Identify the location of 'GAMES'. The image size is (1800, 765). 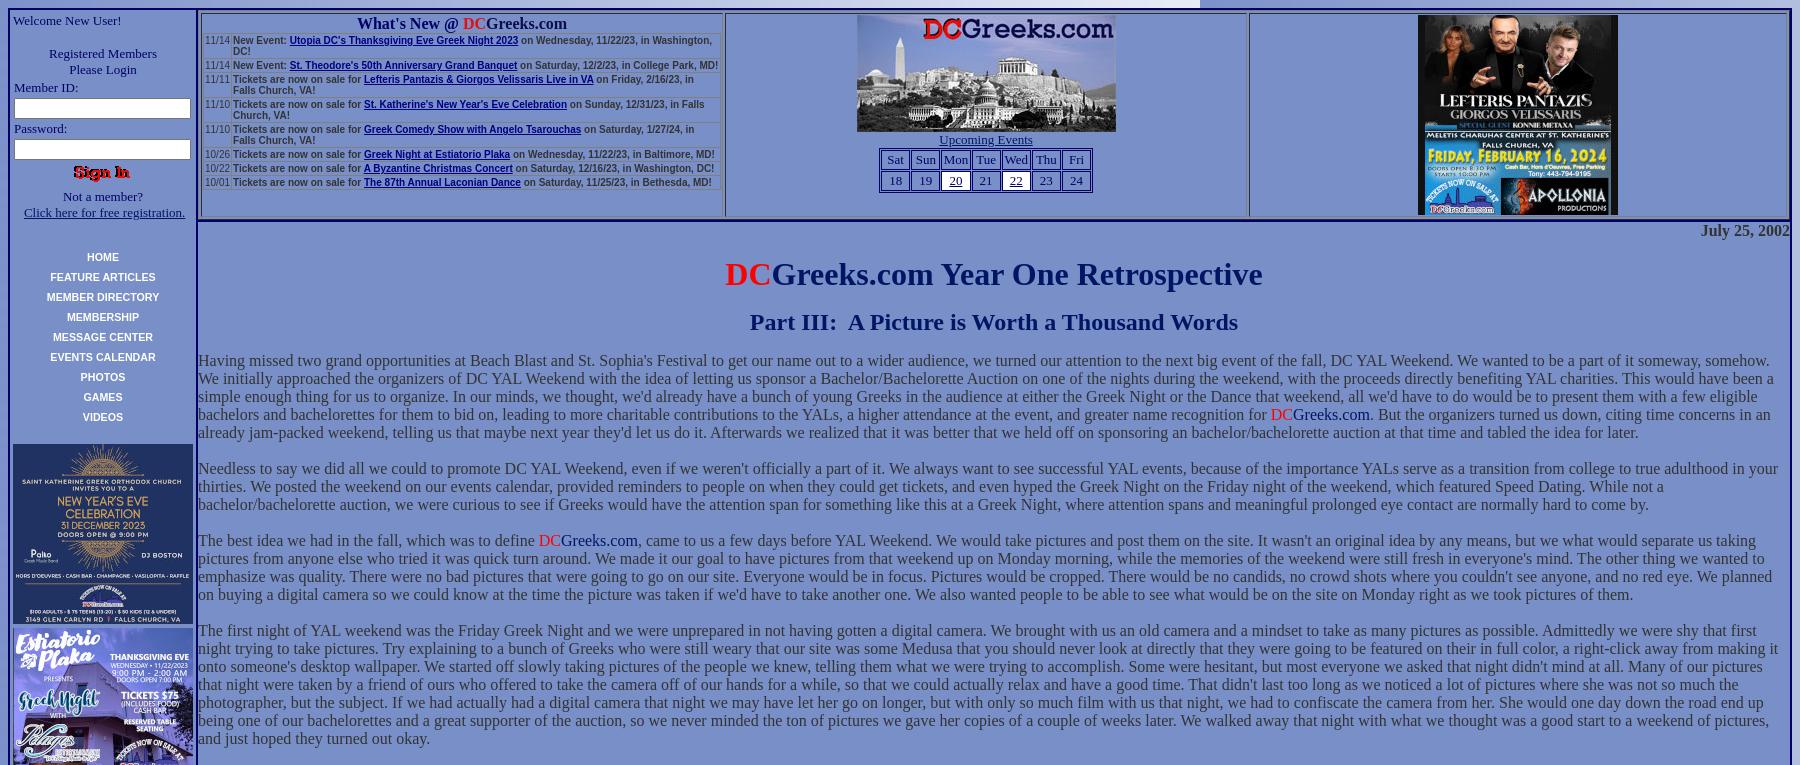
(101, 397).